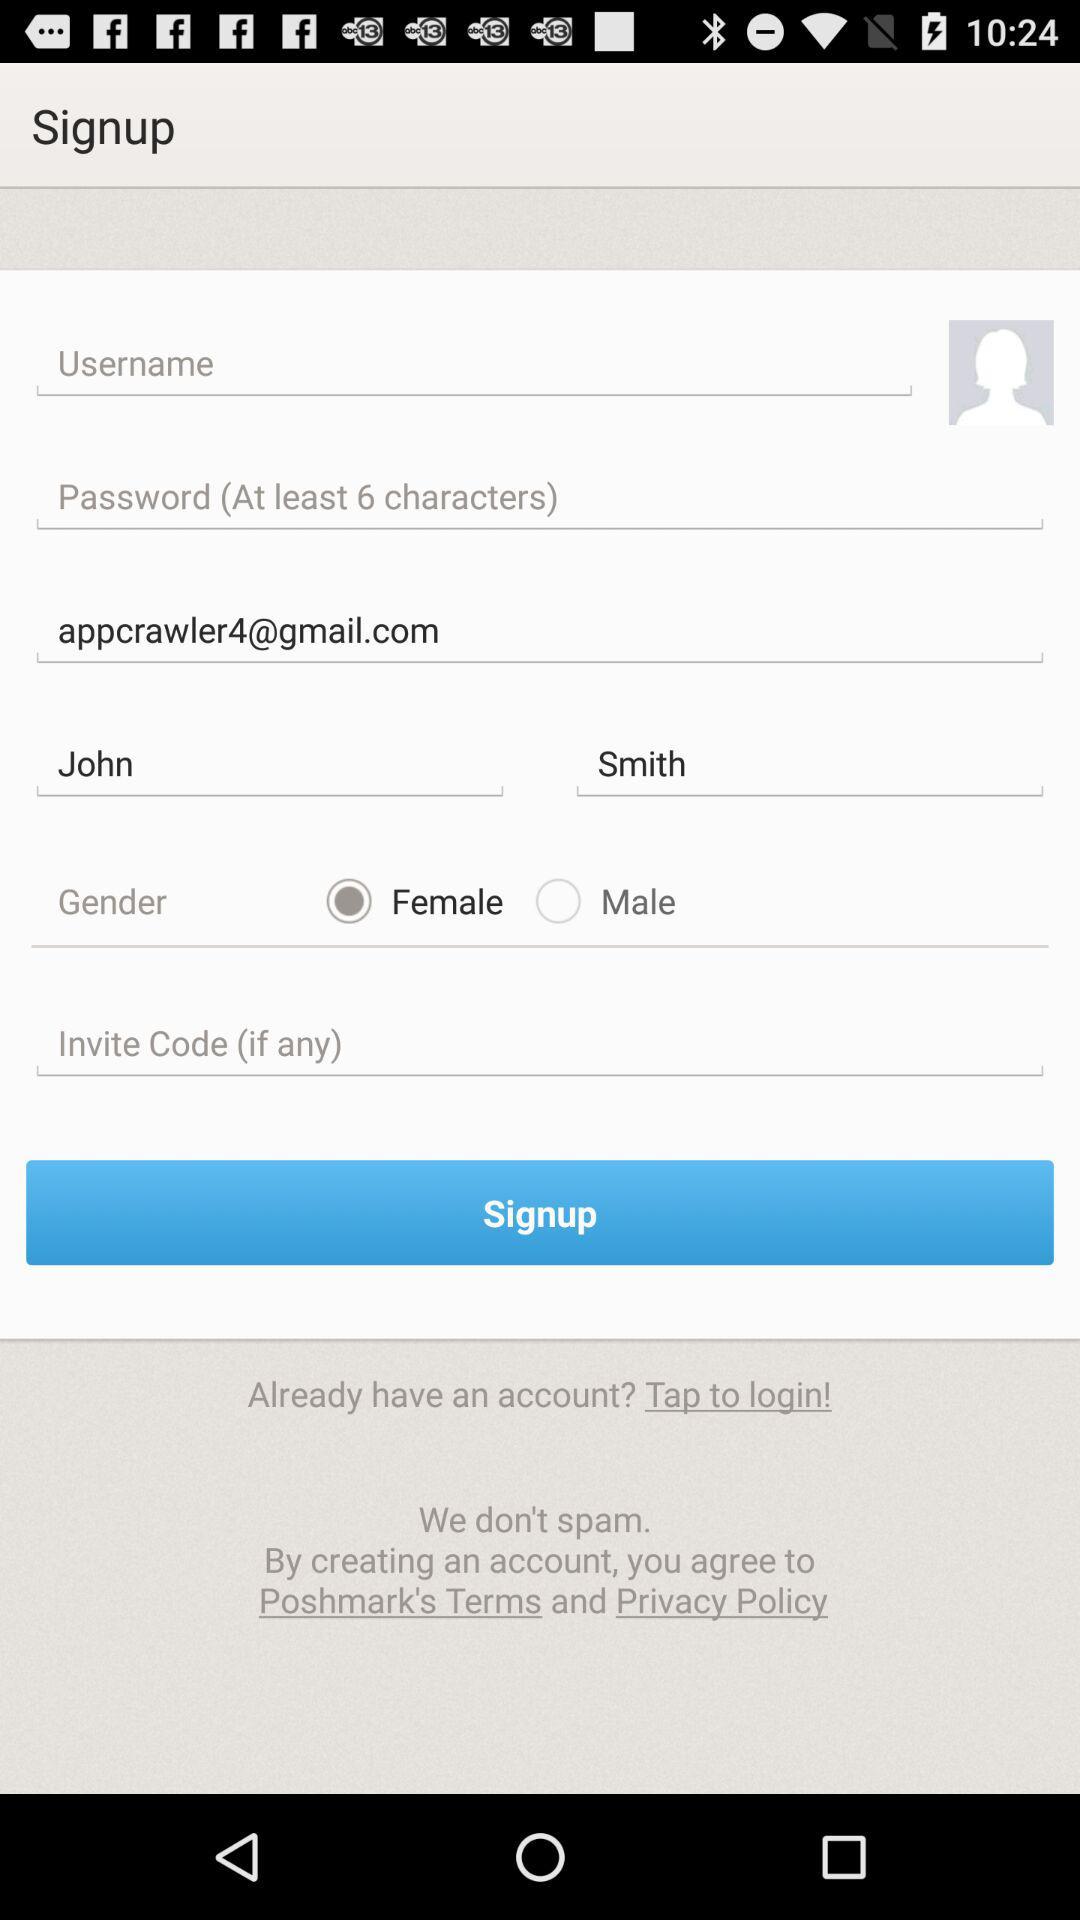  Describe the element at coordinates (540, 496) in the screenshot. I see `password row` at that location.